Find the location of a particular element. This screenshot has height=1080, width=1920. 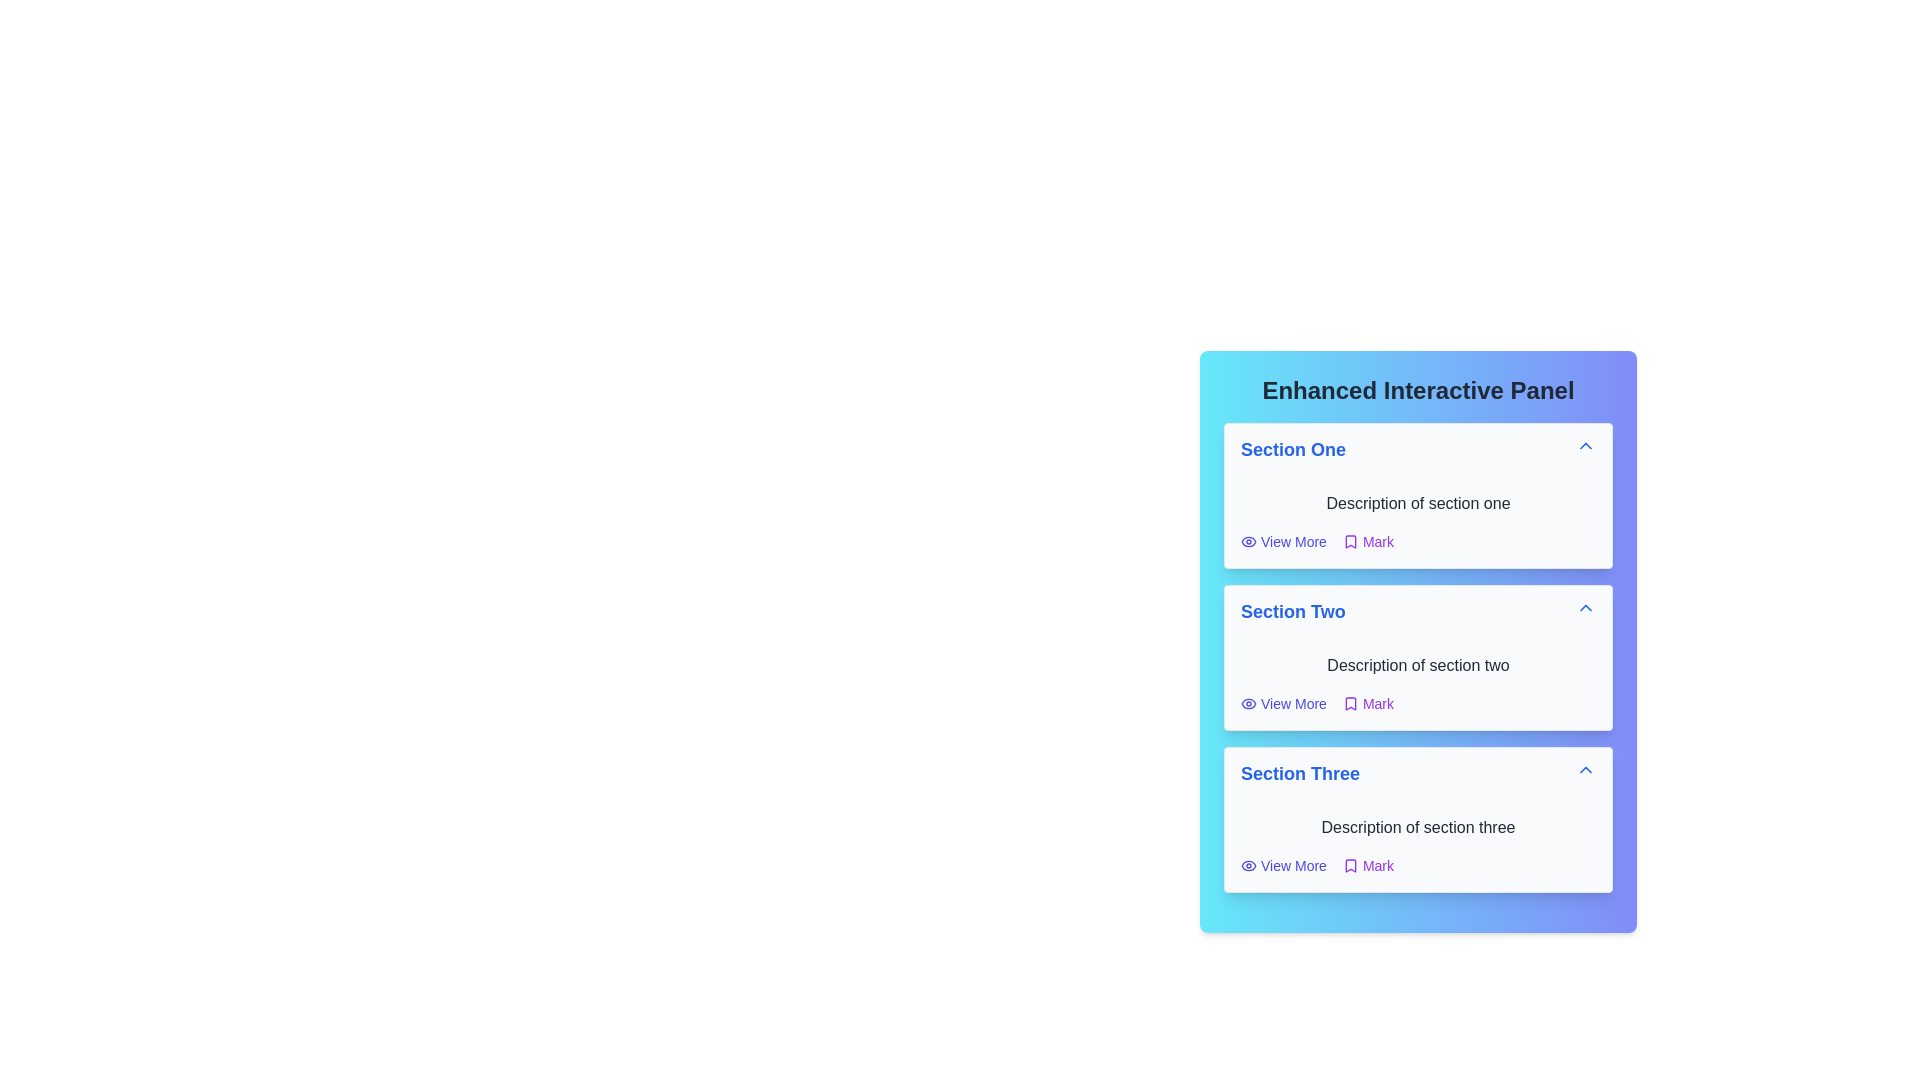

the toggle button for 'Section Three' is located at coordinates (1417, 773).